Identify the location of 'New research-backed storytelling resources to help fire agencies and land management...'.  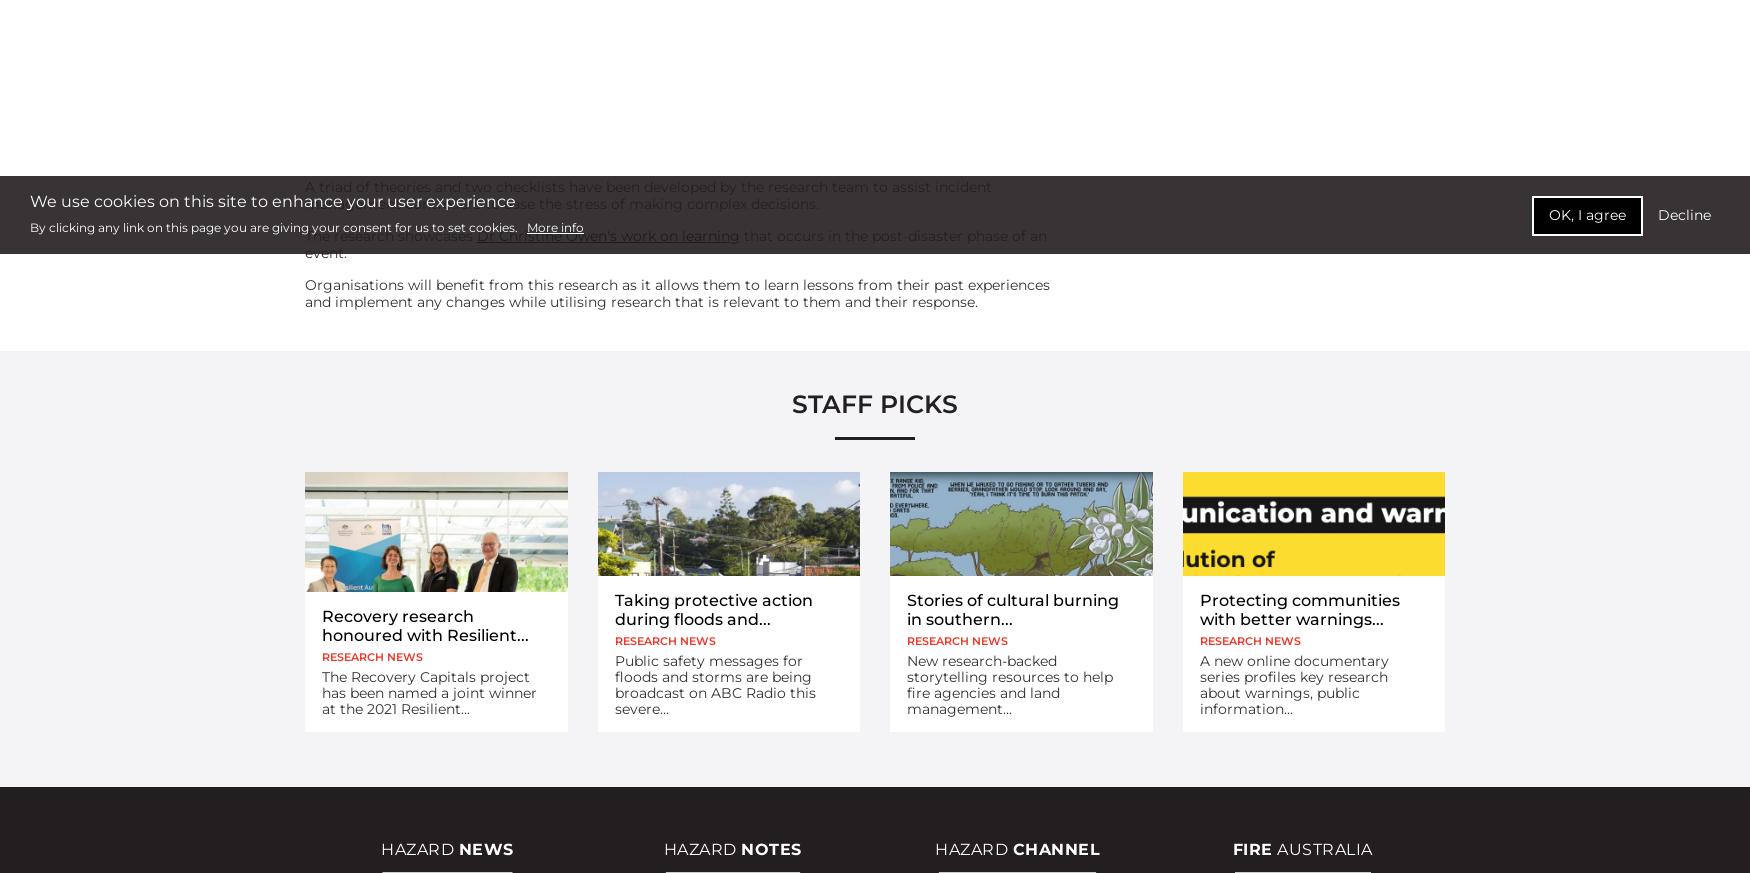
(1008, 685).